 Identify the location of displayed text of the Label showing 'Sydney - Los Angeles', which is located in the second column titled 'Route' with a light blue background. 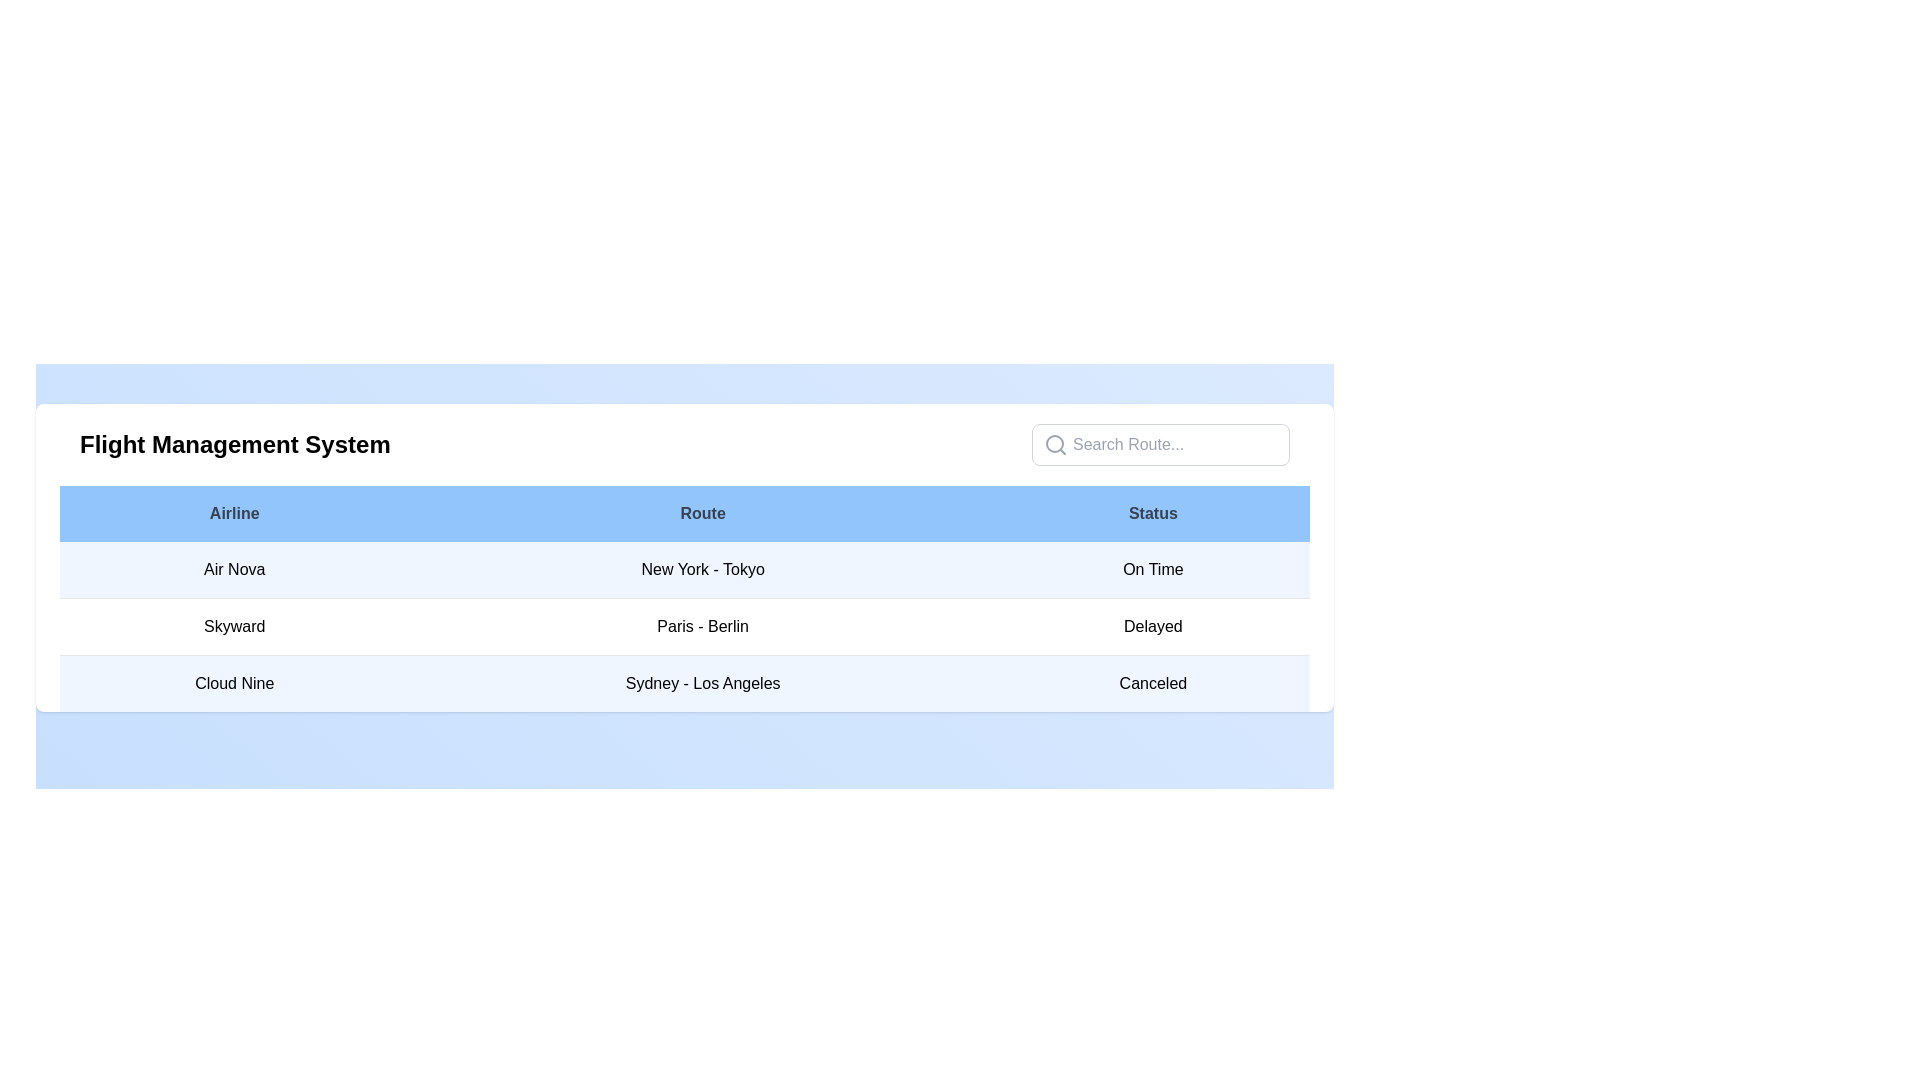
(703, 682).